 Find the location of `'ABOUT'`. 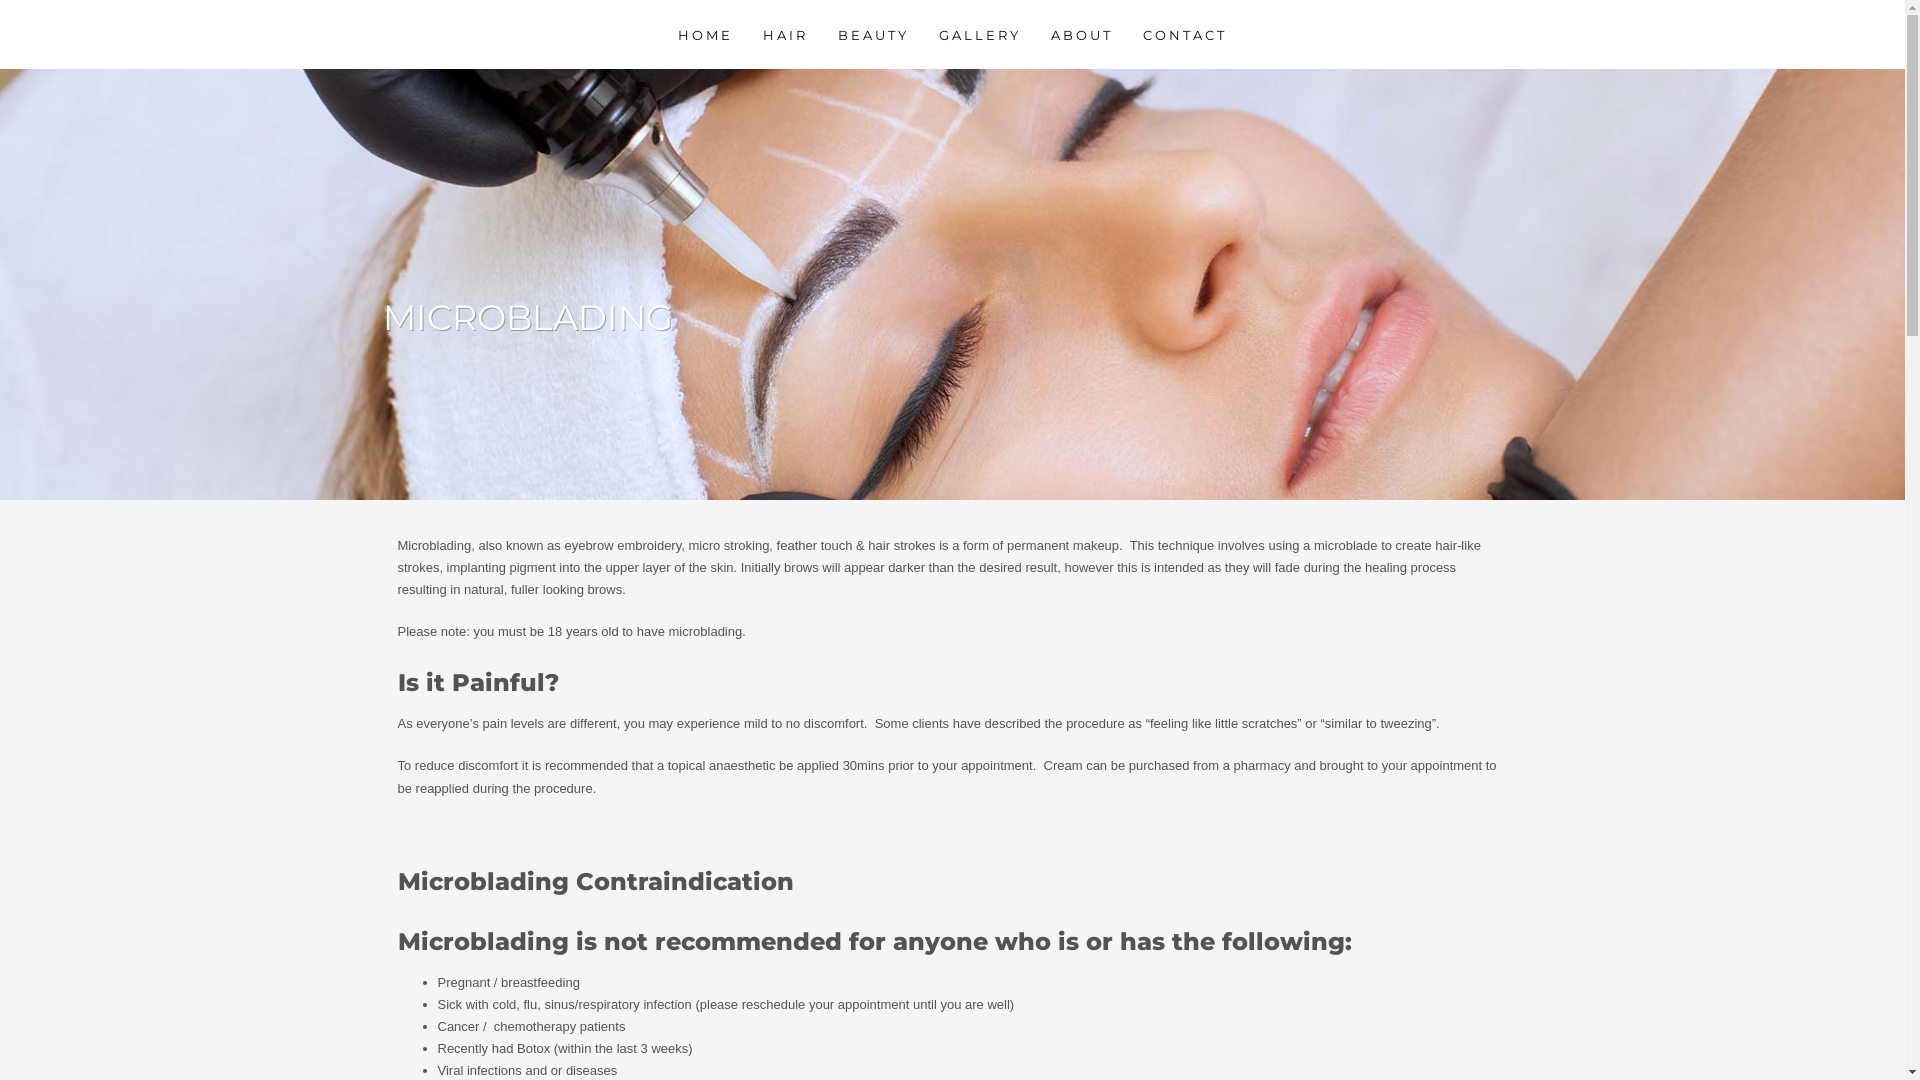

'ABOUT' is located at coordinates (1038, 34).